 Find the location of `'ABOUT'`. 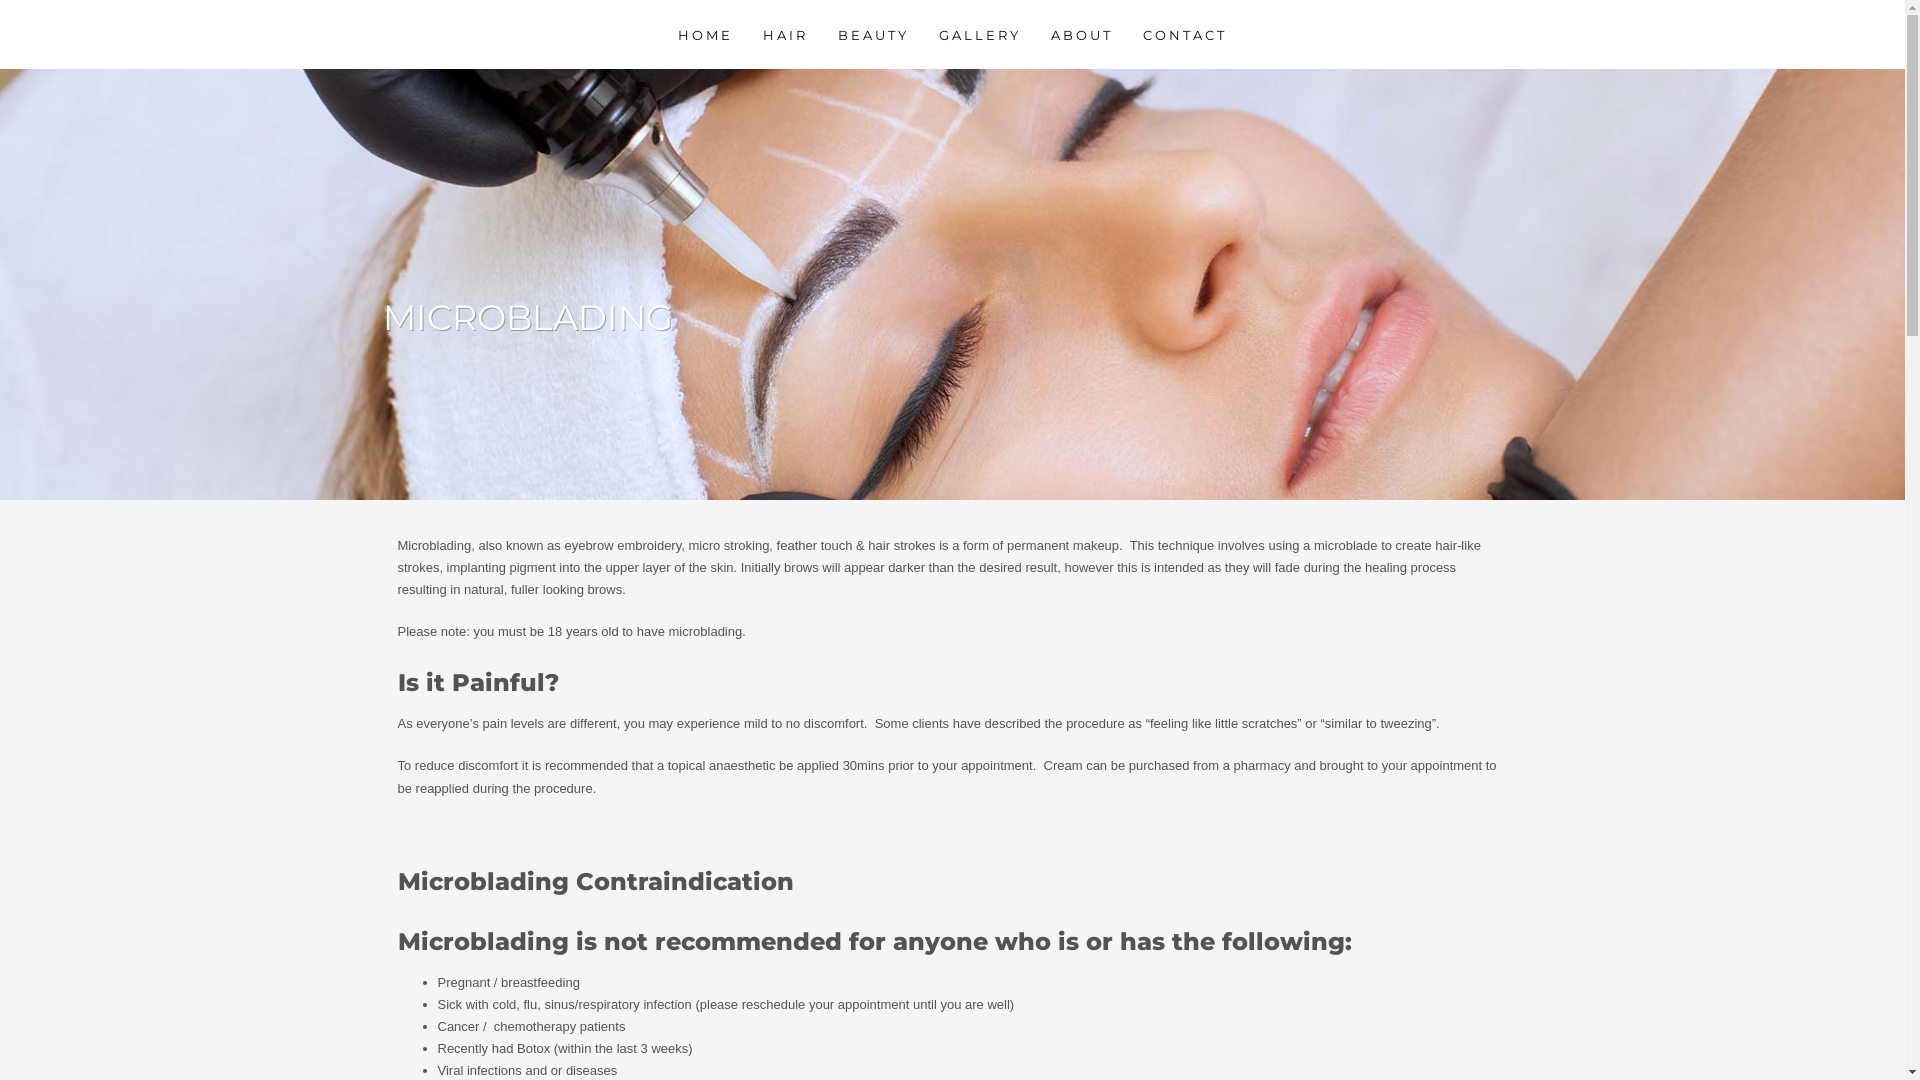

'ABOUT' is located at coordinates (1038, 34).